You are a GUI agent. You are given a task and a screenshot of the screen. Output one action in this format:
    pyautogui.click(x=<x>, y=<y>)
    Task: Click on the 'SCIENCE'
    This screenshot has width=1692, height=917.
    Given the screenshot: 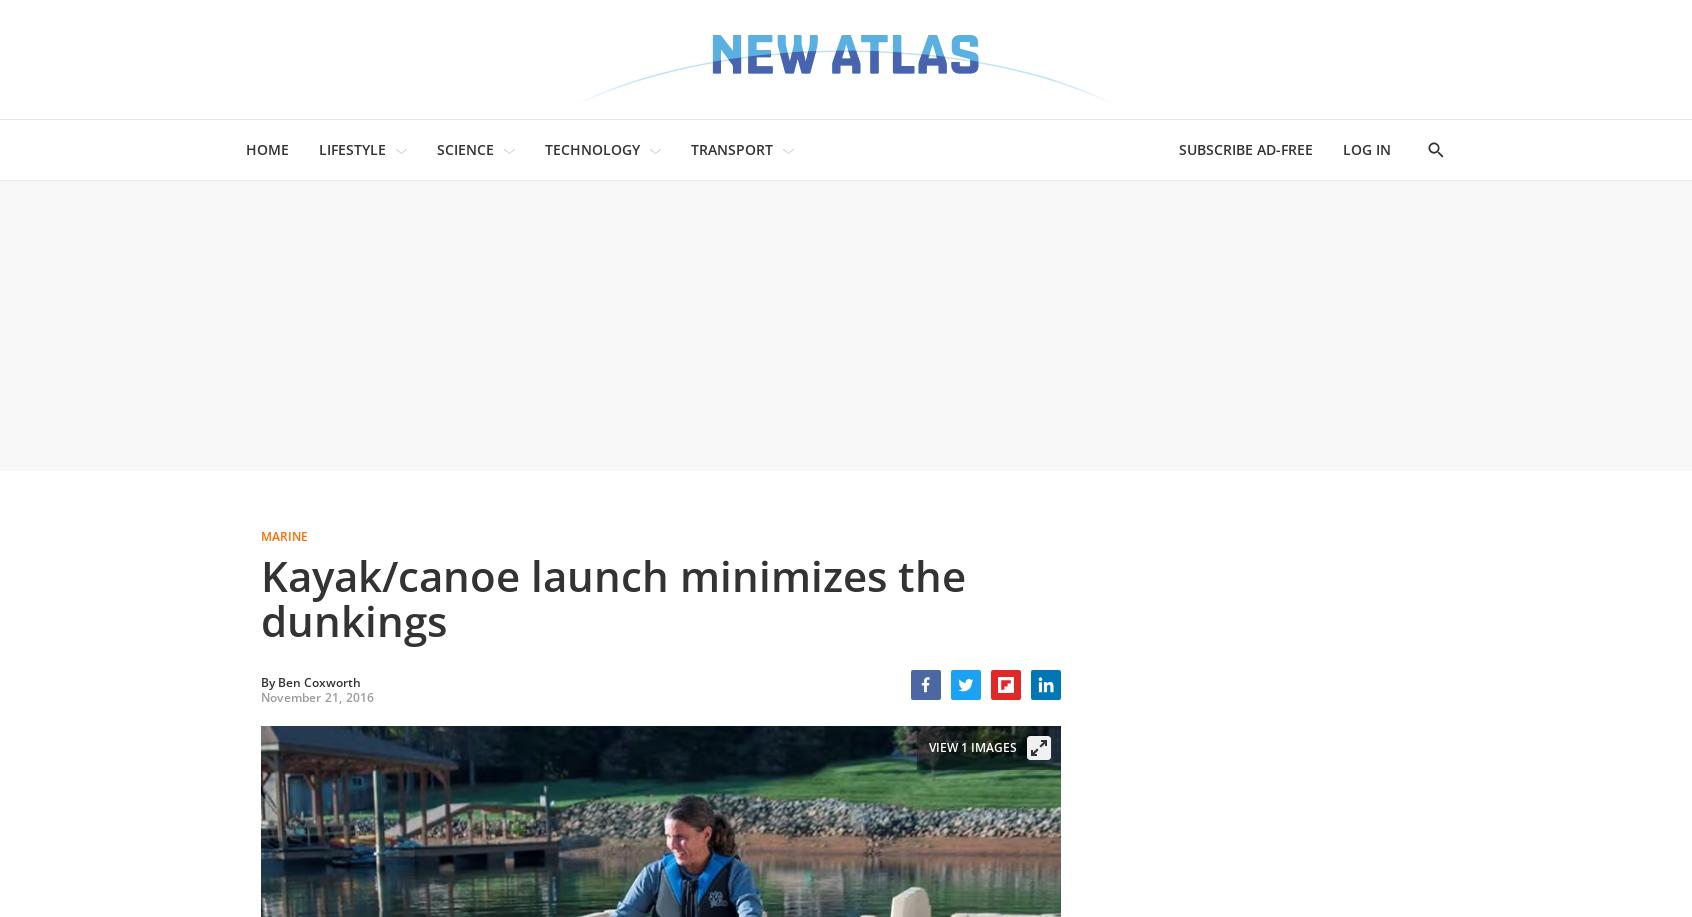 What is the action you would take?
    pyautogui.click(x=464, y=149)
    